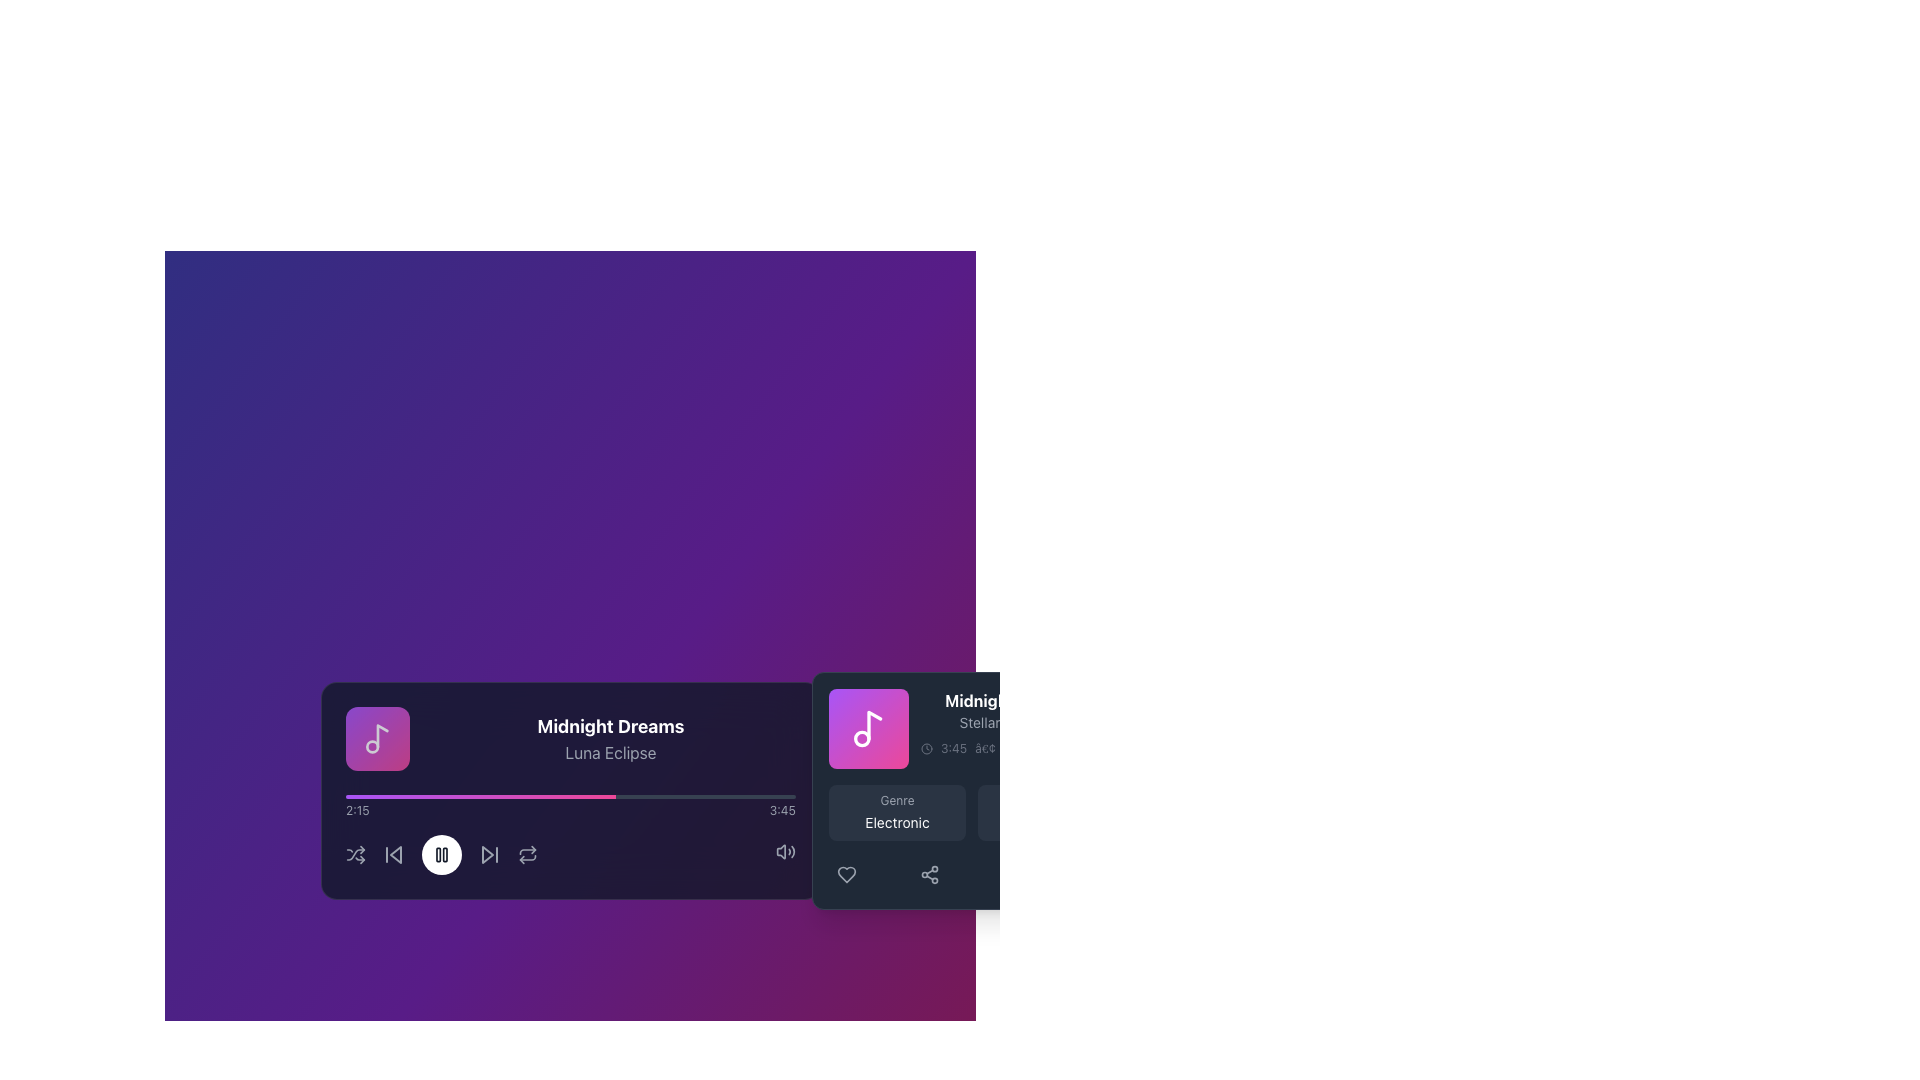 Image resolution: width=1920 pixels, height=1080 pixels. I want to click on the text label 'Midnight Dreams' which is styled with a bold white font and is prominently displayed above 'Luna Eclipse' in a media control interface, so click(609, 726).